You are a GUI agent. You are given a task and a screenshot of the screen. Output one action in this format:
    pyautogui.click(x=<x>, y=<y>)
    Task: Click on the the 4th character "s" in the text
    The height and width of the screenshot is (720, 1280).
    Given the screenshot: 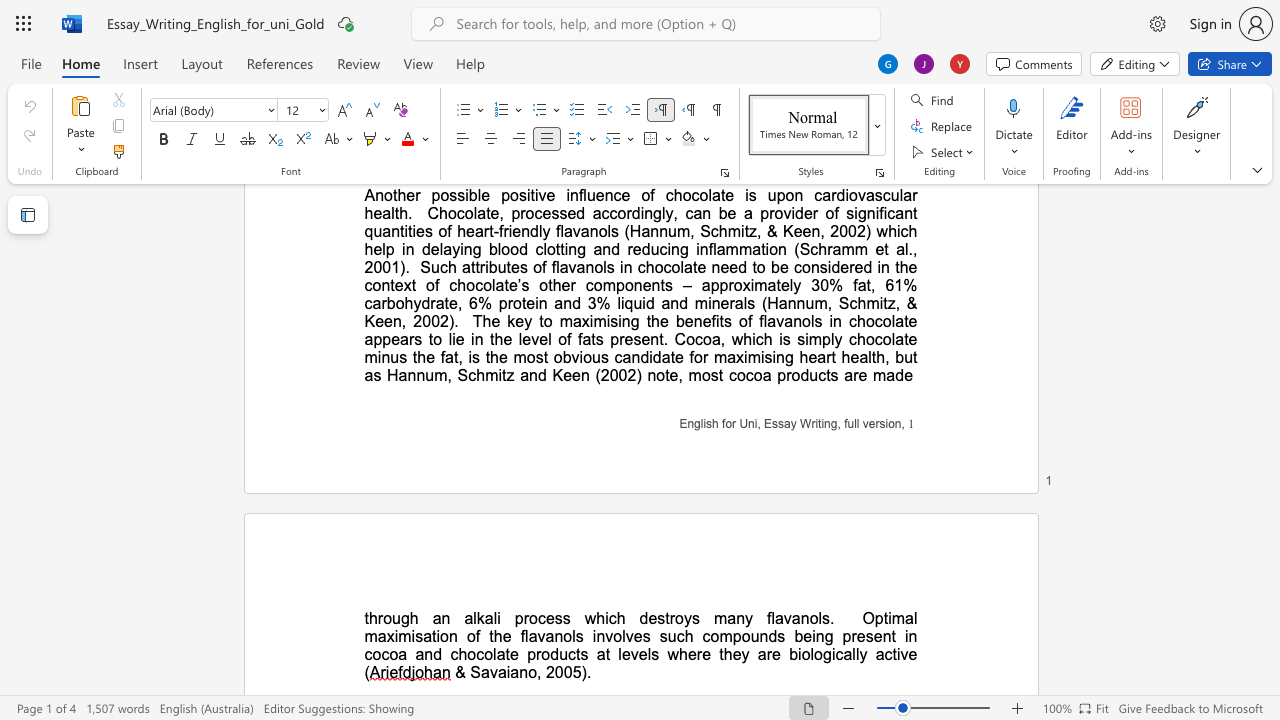 What is the action you would take?
    pyautogui.click(x=695, y=617)
    